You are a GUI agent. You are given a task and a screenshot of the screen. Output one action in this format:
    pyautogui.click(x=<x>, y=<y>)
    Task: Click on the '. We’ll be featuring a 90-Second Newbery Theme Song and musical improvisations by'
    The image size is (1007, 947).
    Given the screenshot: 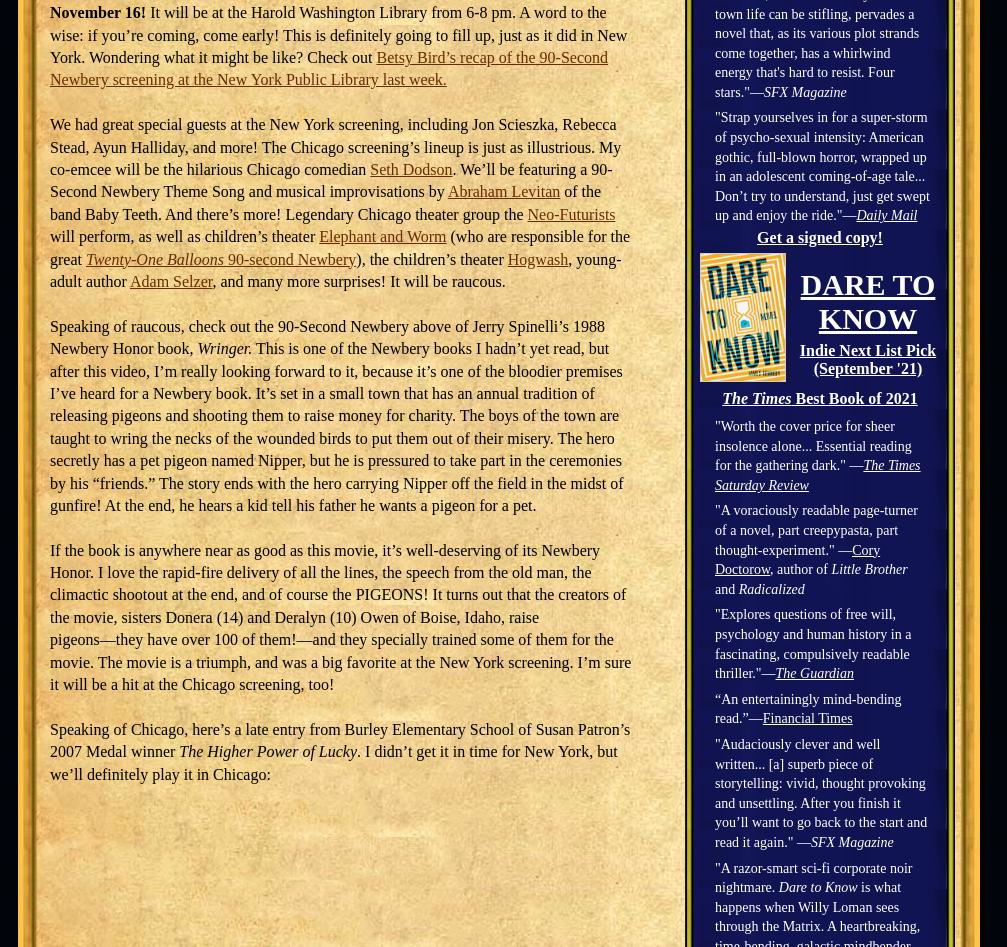 What is the action you would take?
    pyautogui.click(x=331, y=179)
    